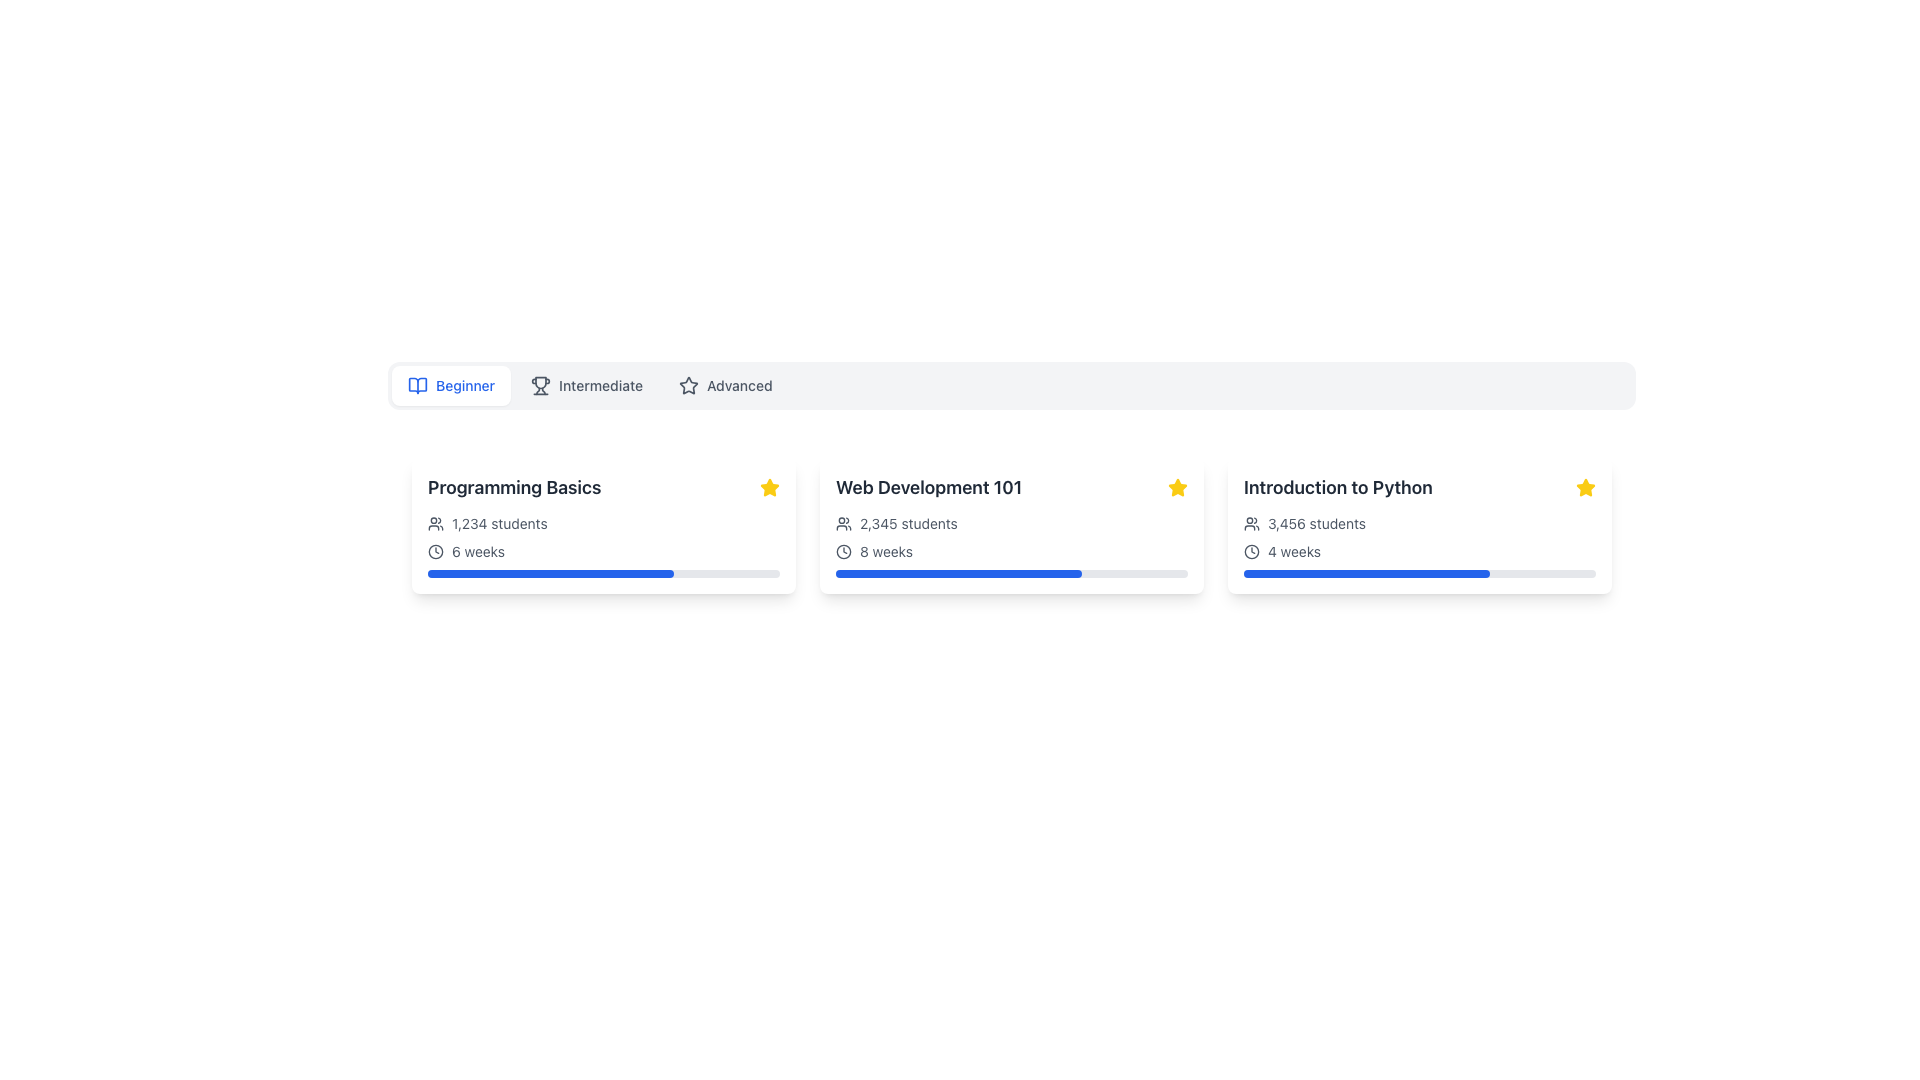 The image size is (1920, 1080). What do you see at coordinates (844, 523) in the screenshot?
I see `the small graphical icon shaped like two overlapping human figures, located at the top-left corner of the '2,345 students' text label within the card titled 'Web Development 101'` at bounding box center [844, 523].